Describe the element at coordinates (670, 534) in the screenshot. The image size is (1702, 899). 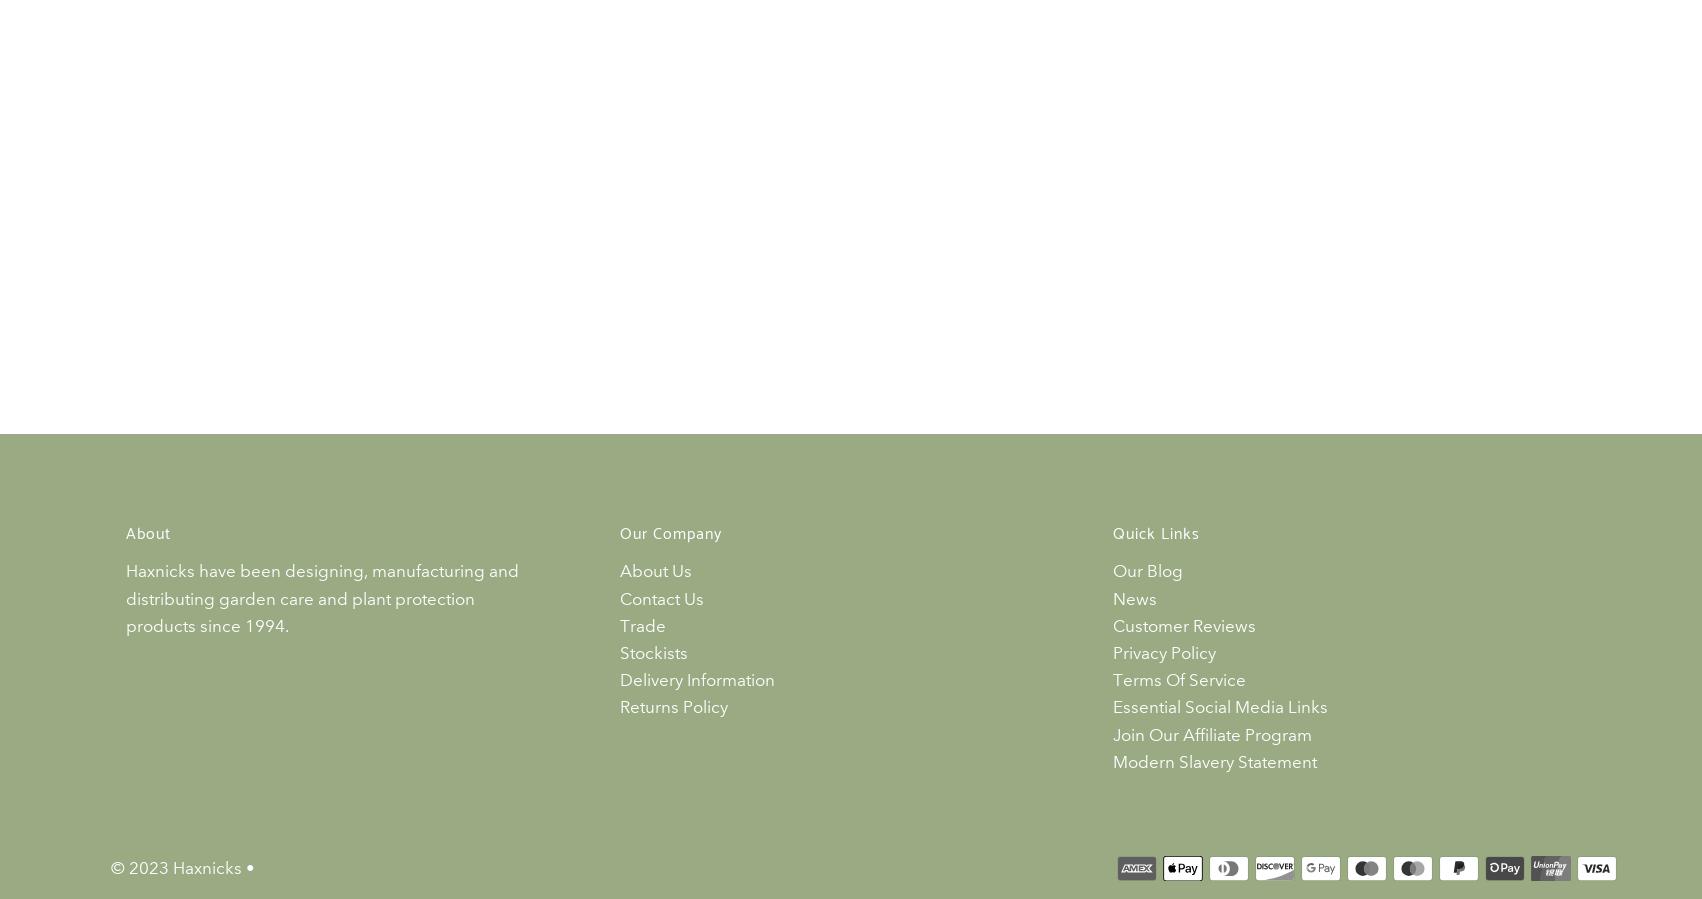
I see `'Our Company'` at that location.